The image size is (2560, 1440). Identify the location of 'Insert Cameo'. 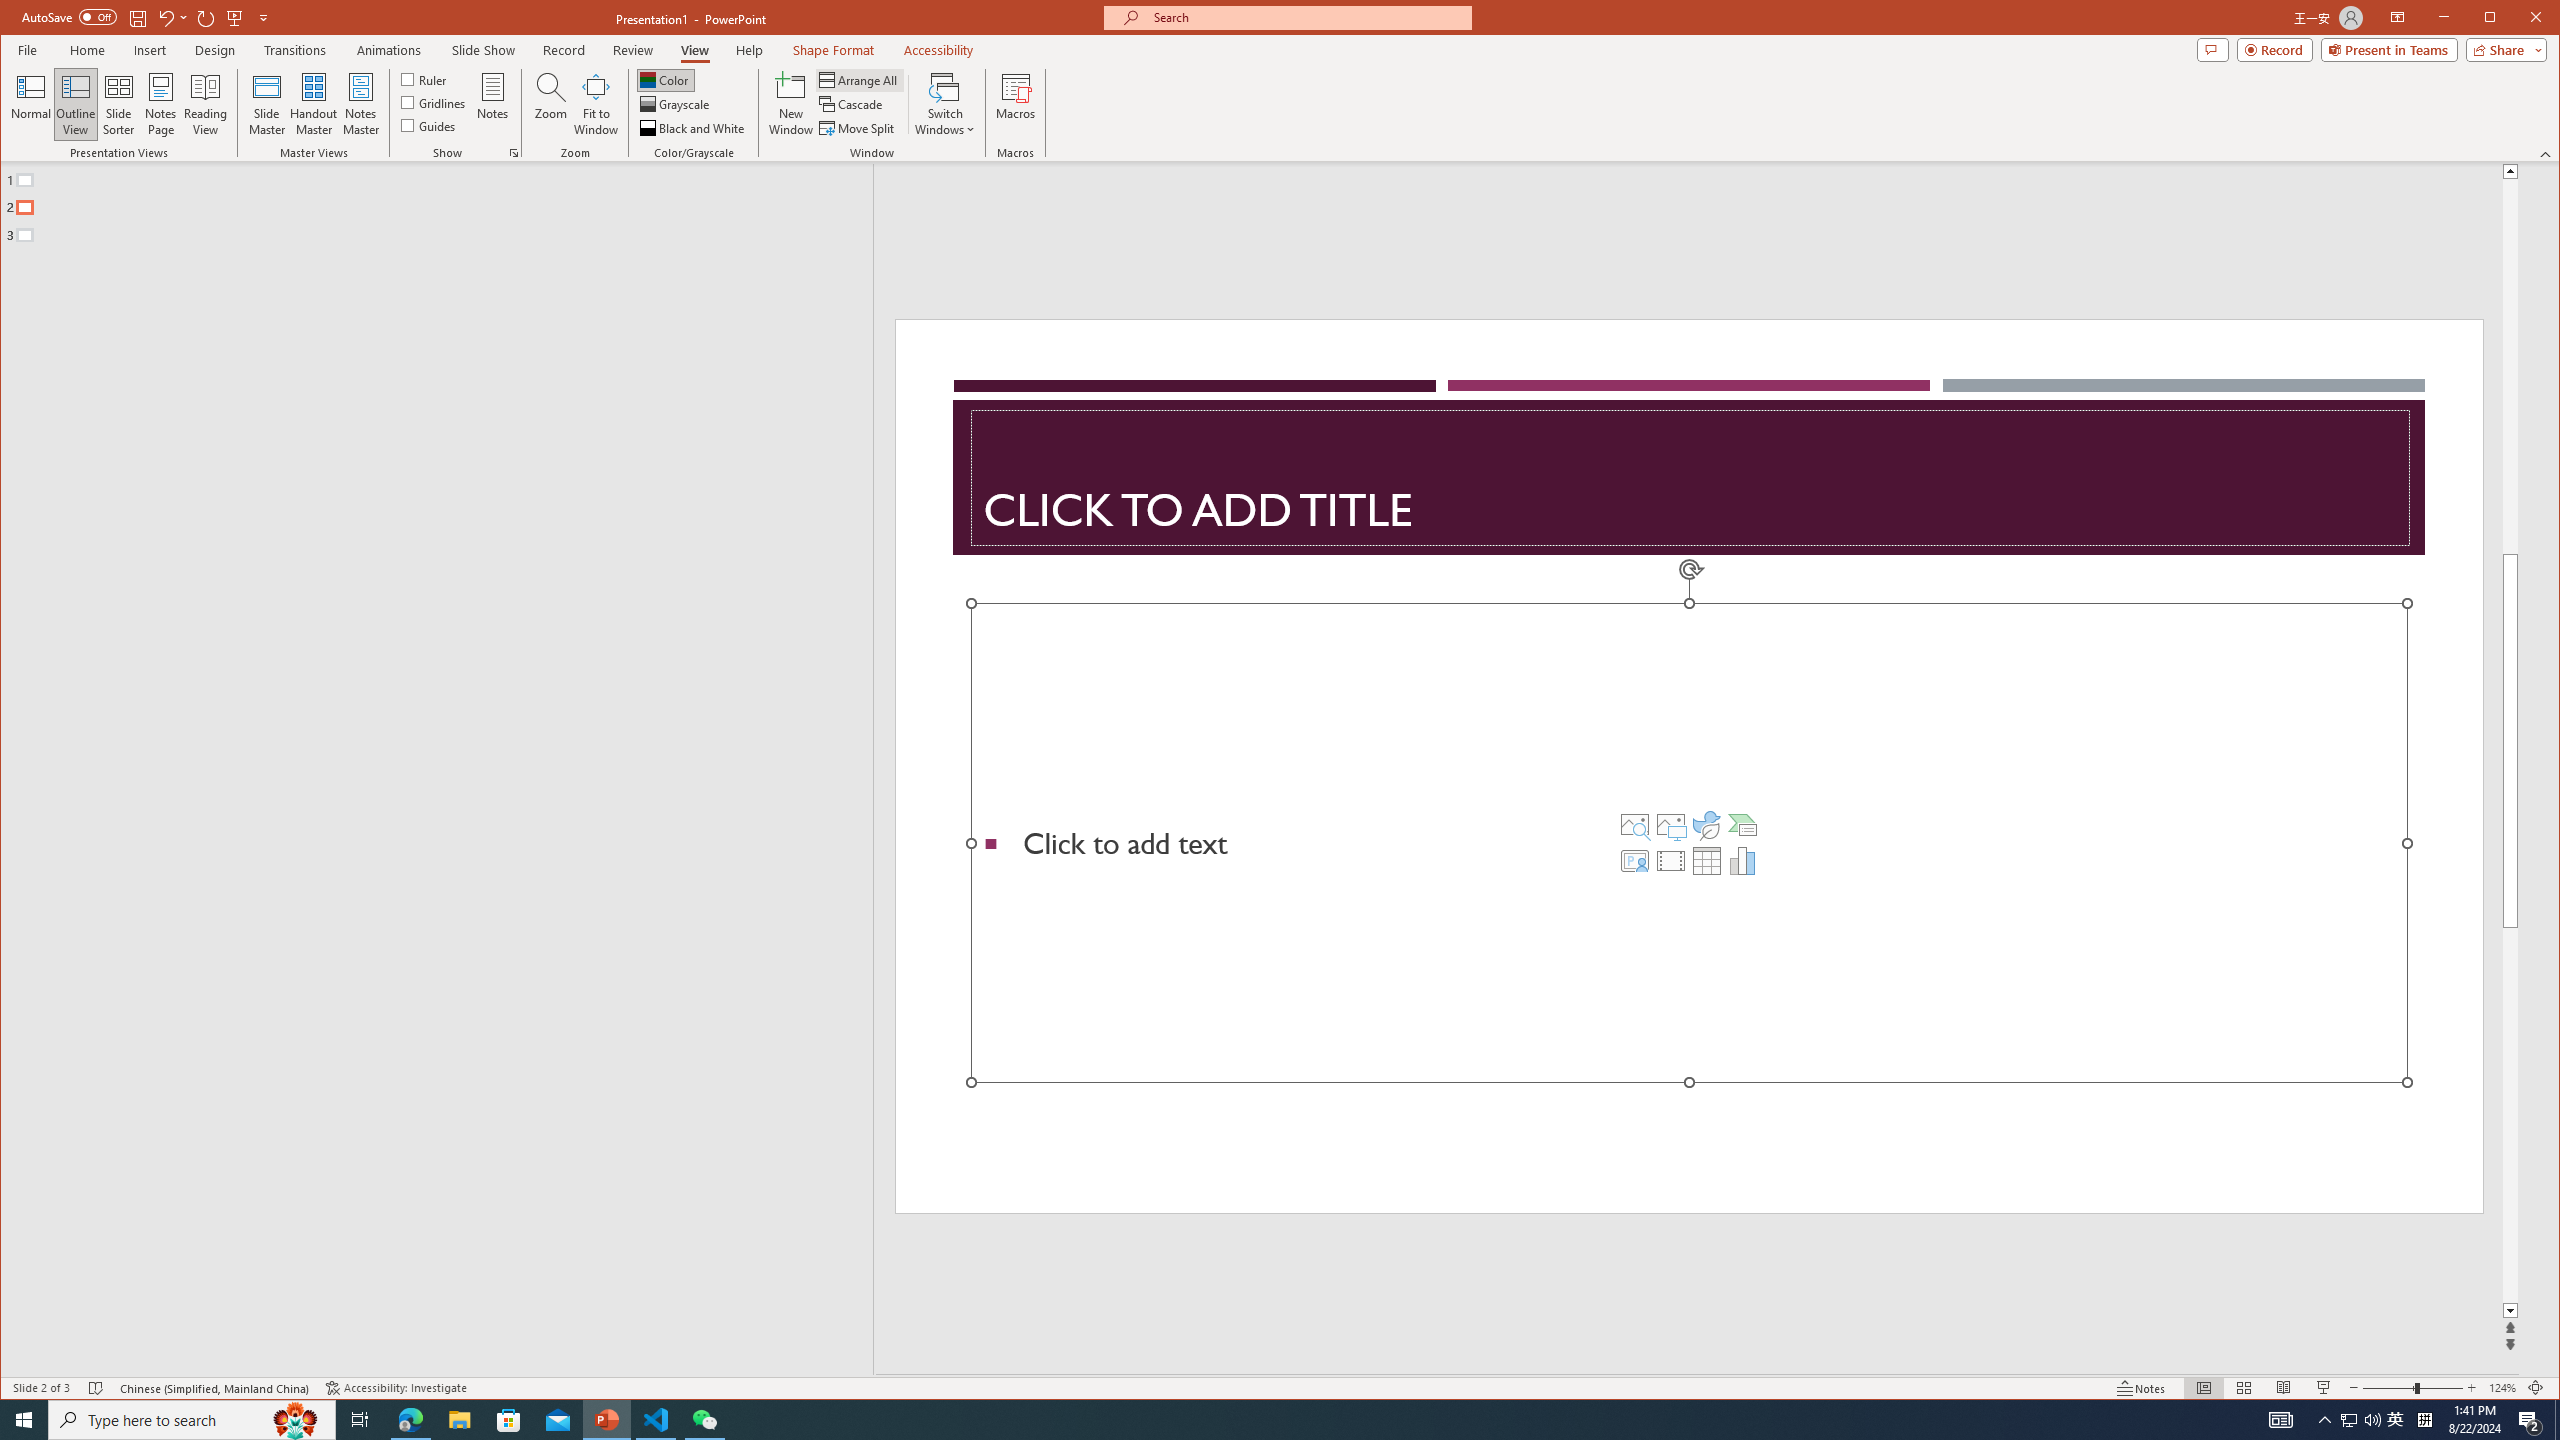
(1634, 861).